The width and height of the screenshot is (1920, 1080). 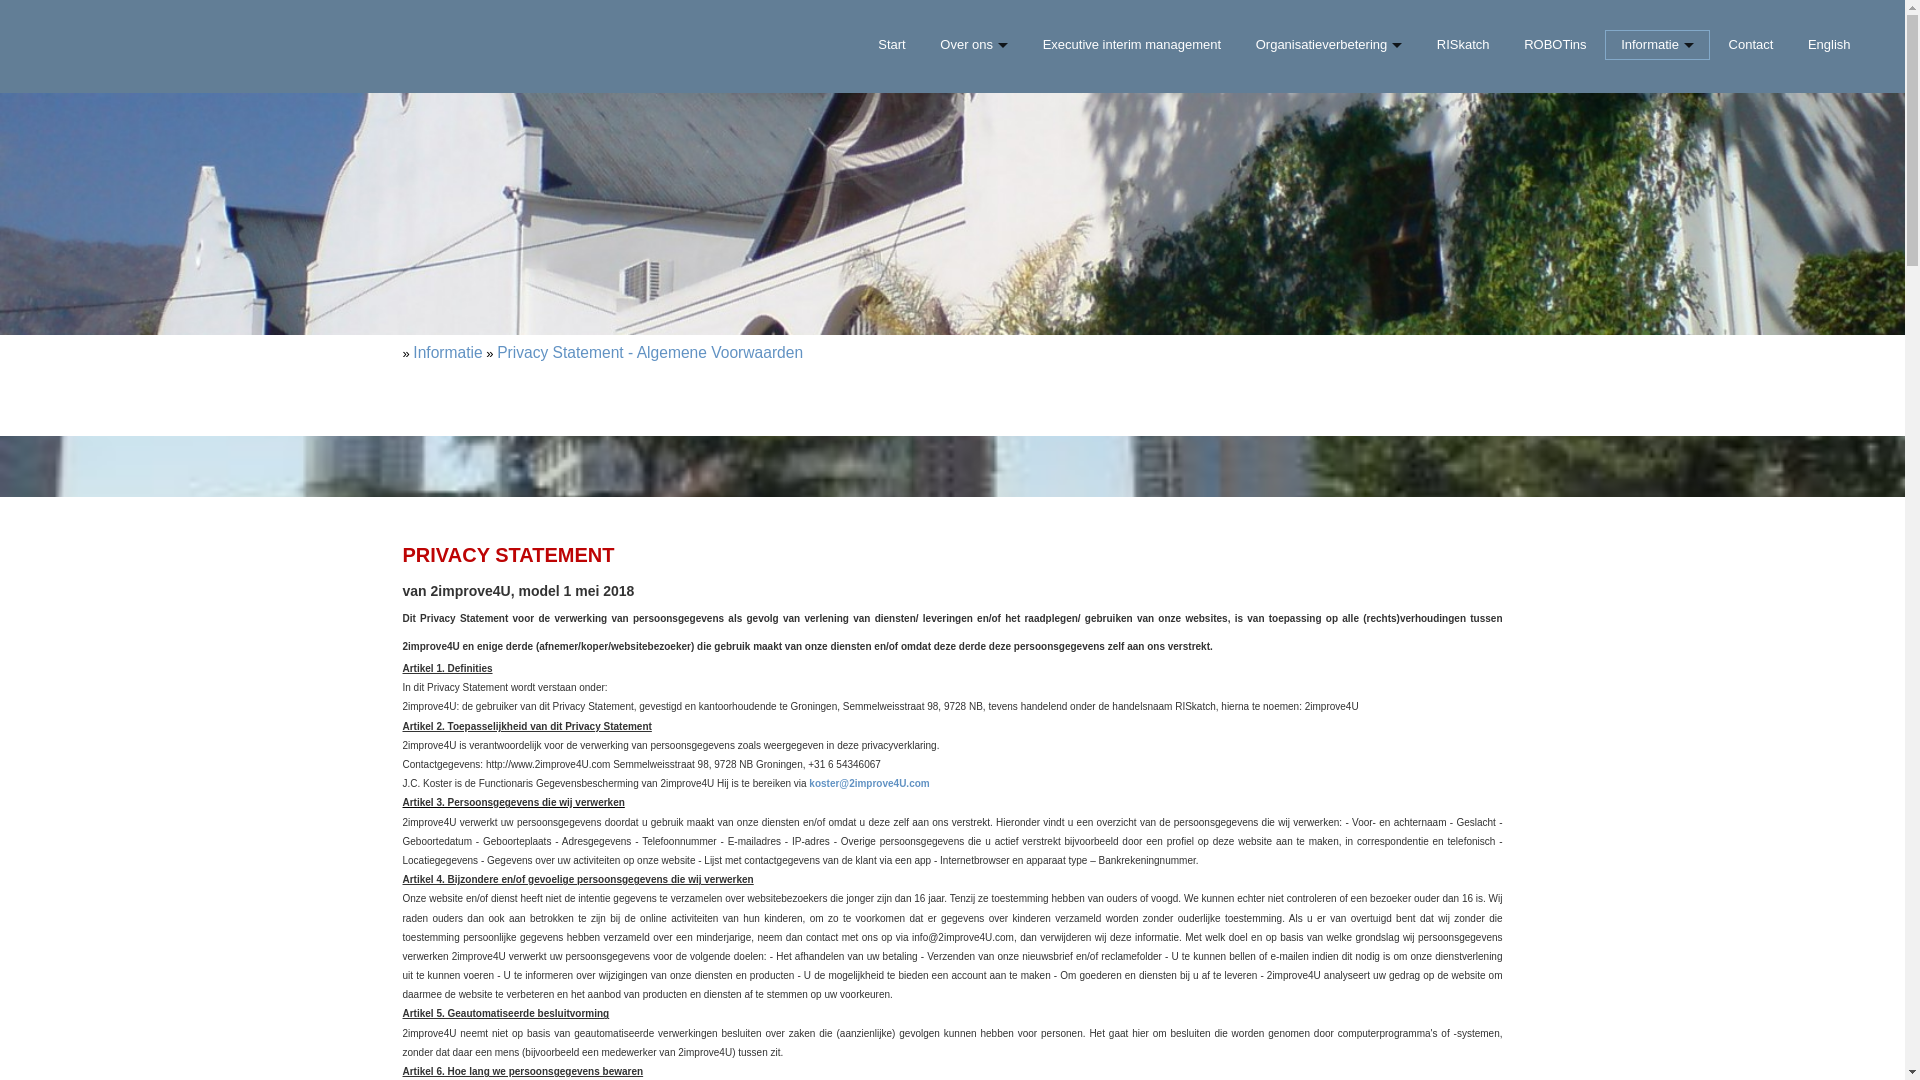 What do you see at coordinates (974, 45) in the screenshot?
I see `'Over ons'` at bounding box center [974, 45].